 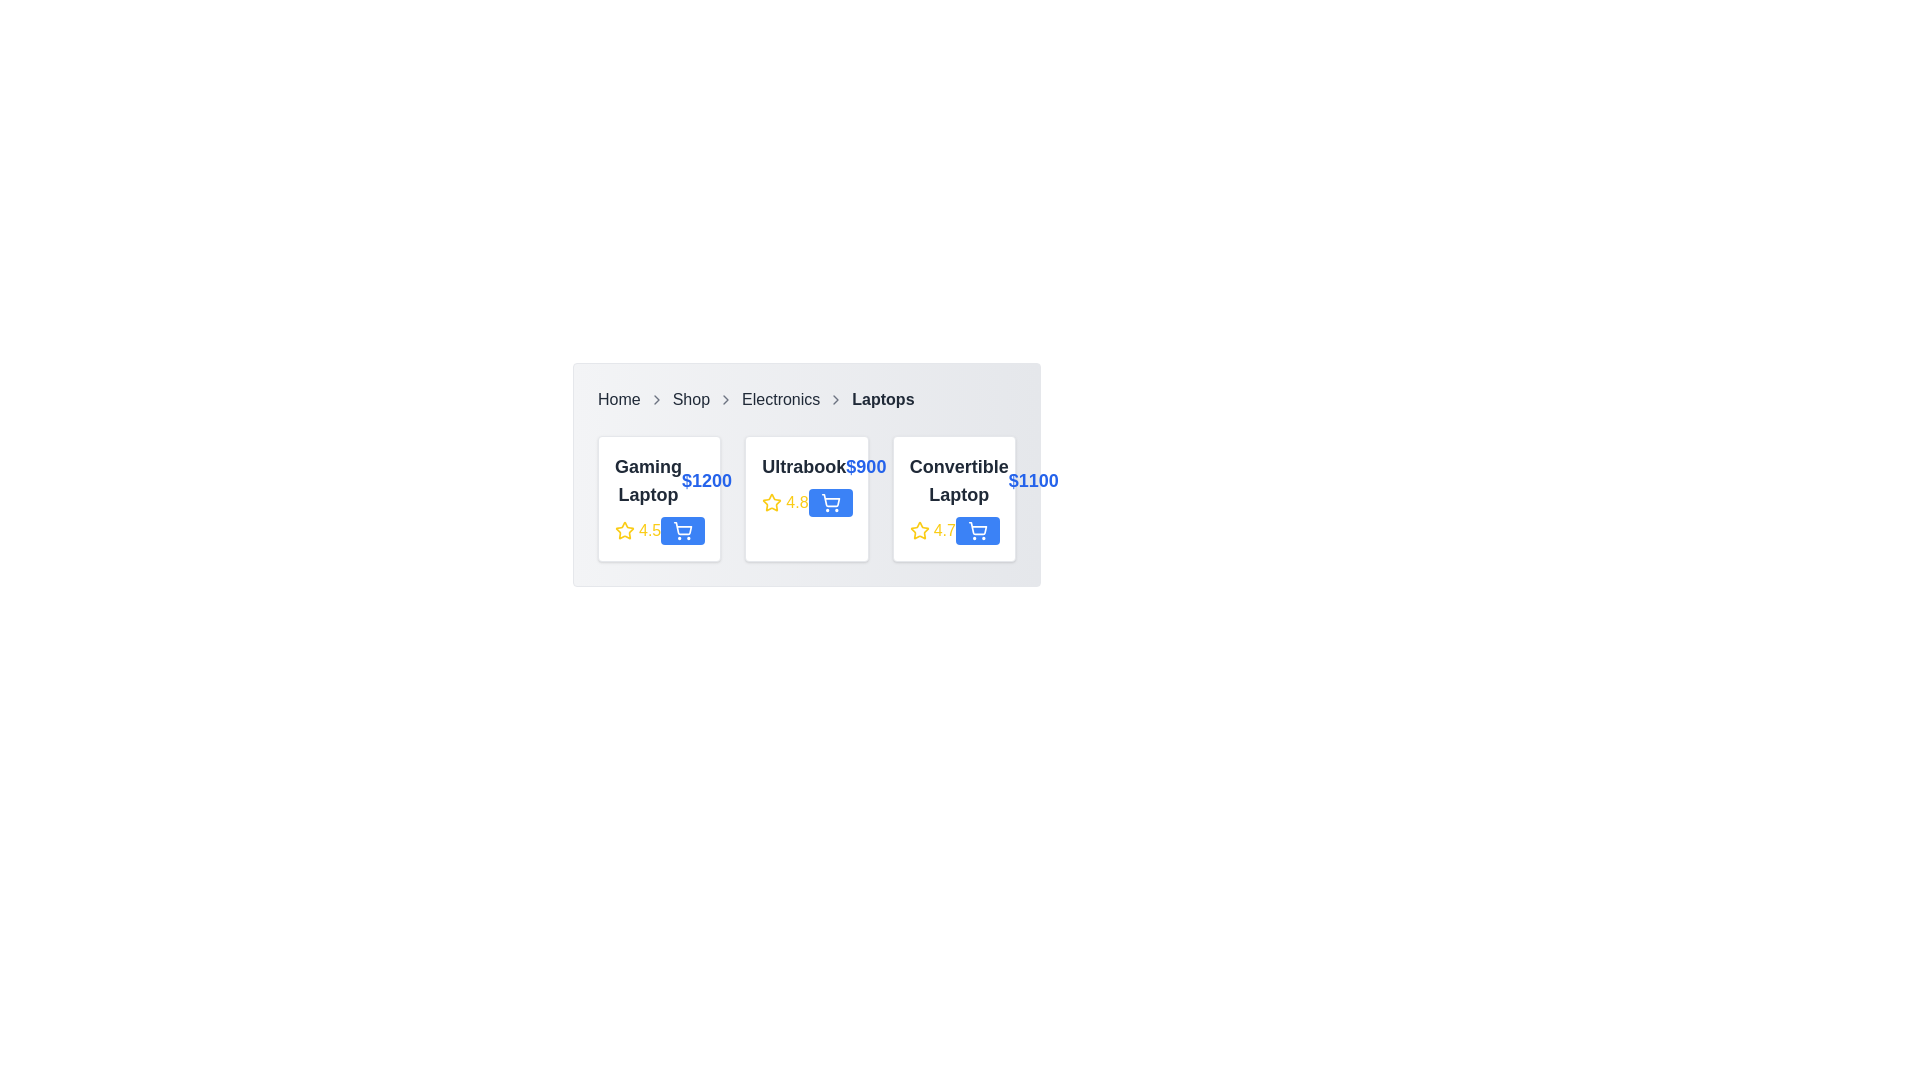 What do you see at coordinates (830, 501) in the screenshot?
I see `the shopping cart icon button within the product card of the 'Ultrabook' laptop` at bounding box center [830, 501].